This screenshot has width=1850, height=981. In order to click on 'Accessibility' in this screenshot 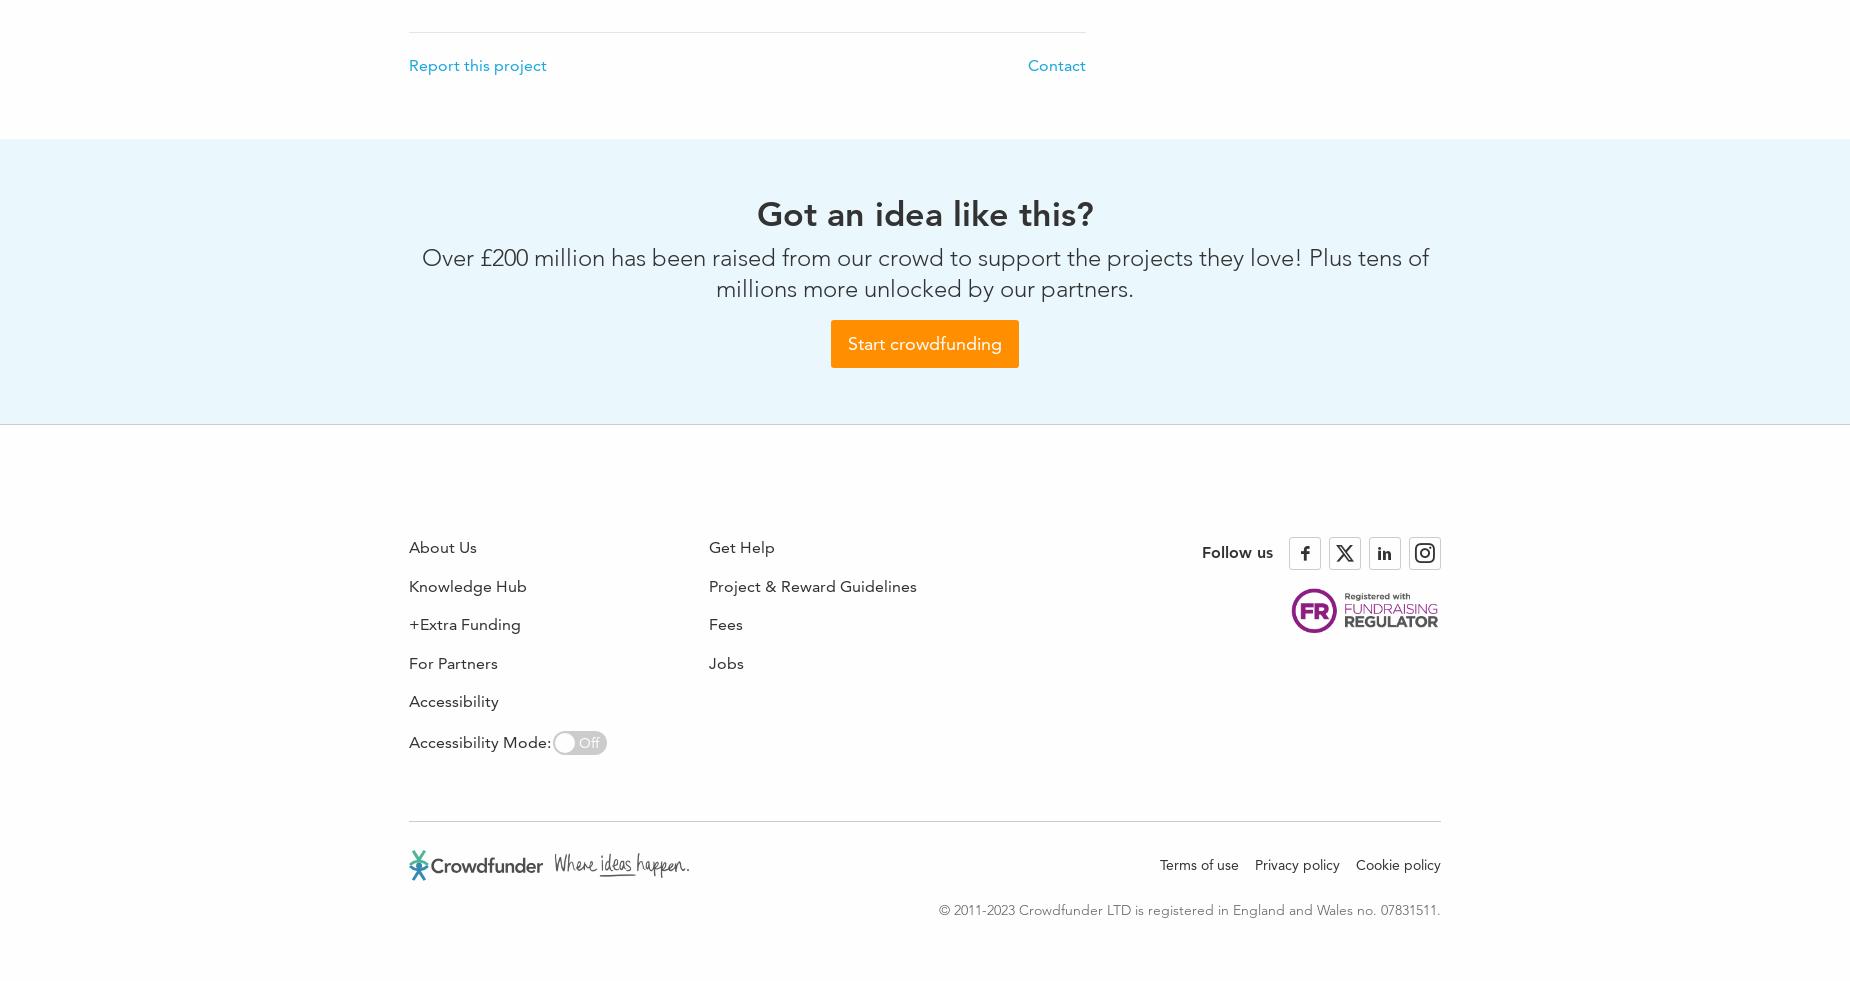, I will do `click(452, 701)`.